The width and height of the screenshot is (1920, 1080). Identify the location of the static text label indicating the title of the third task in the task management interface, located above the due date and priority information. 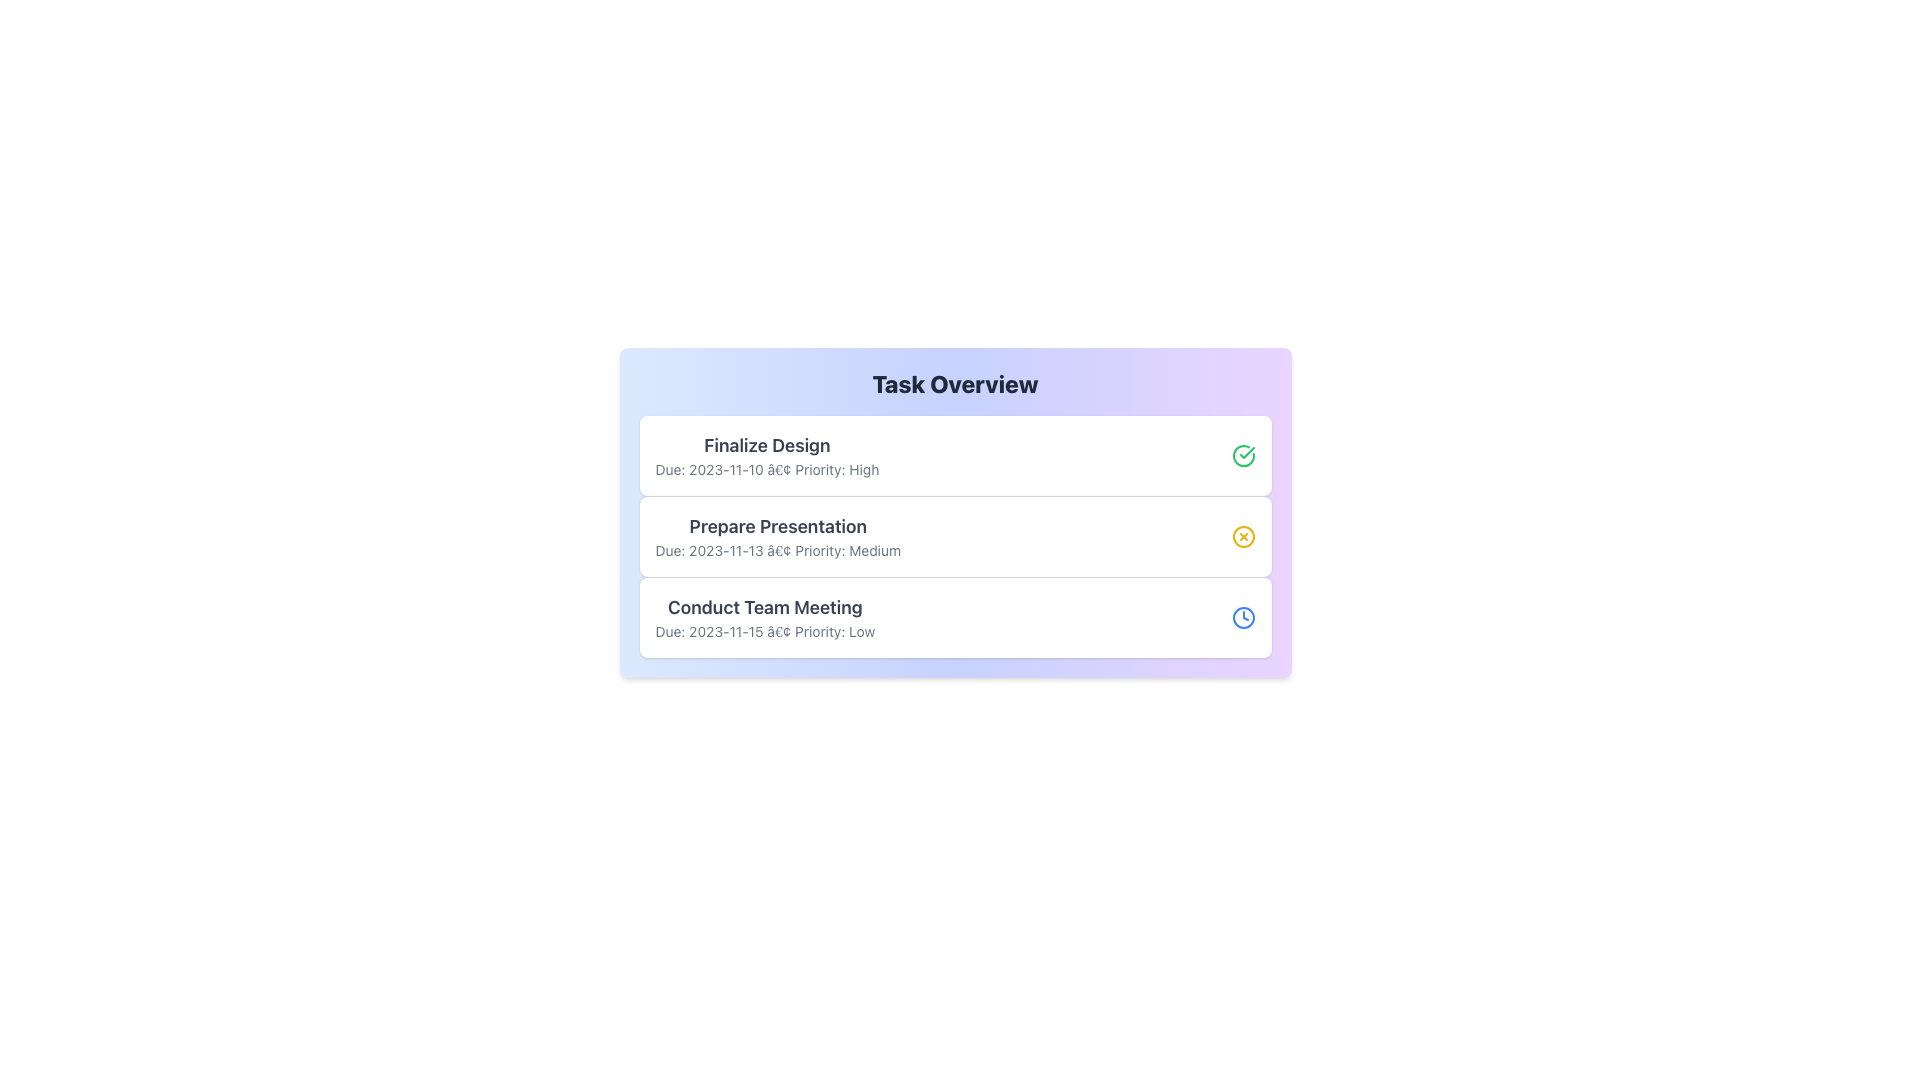
(764, 607).